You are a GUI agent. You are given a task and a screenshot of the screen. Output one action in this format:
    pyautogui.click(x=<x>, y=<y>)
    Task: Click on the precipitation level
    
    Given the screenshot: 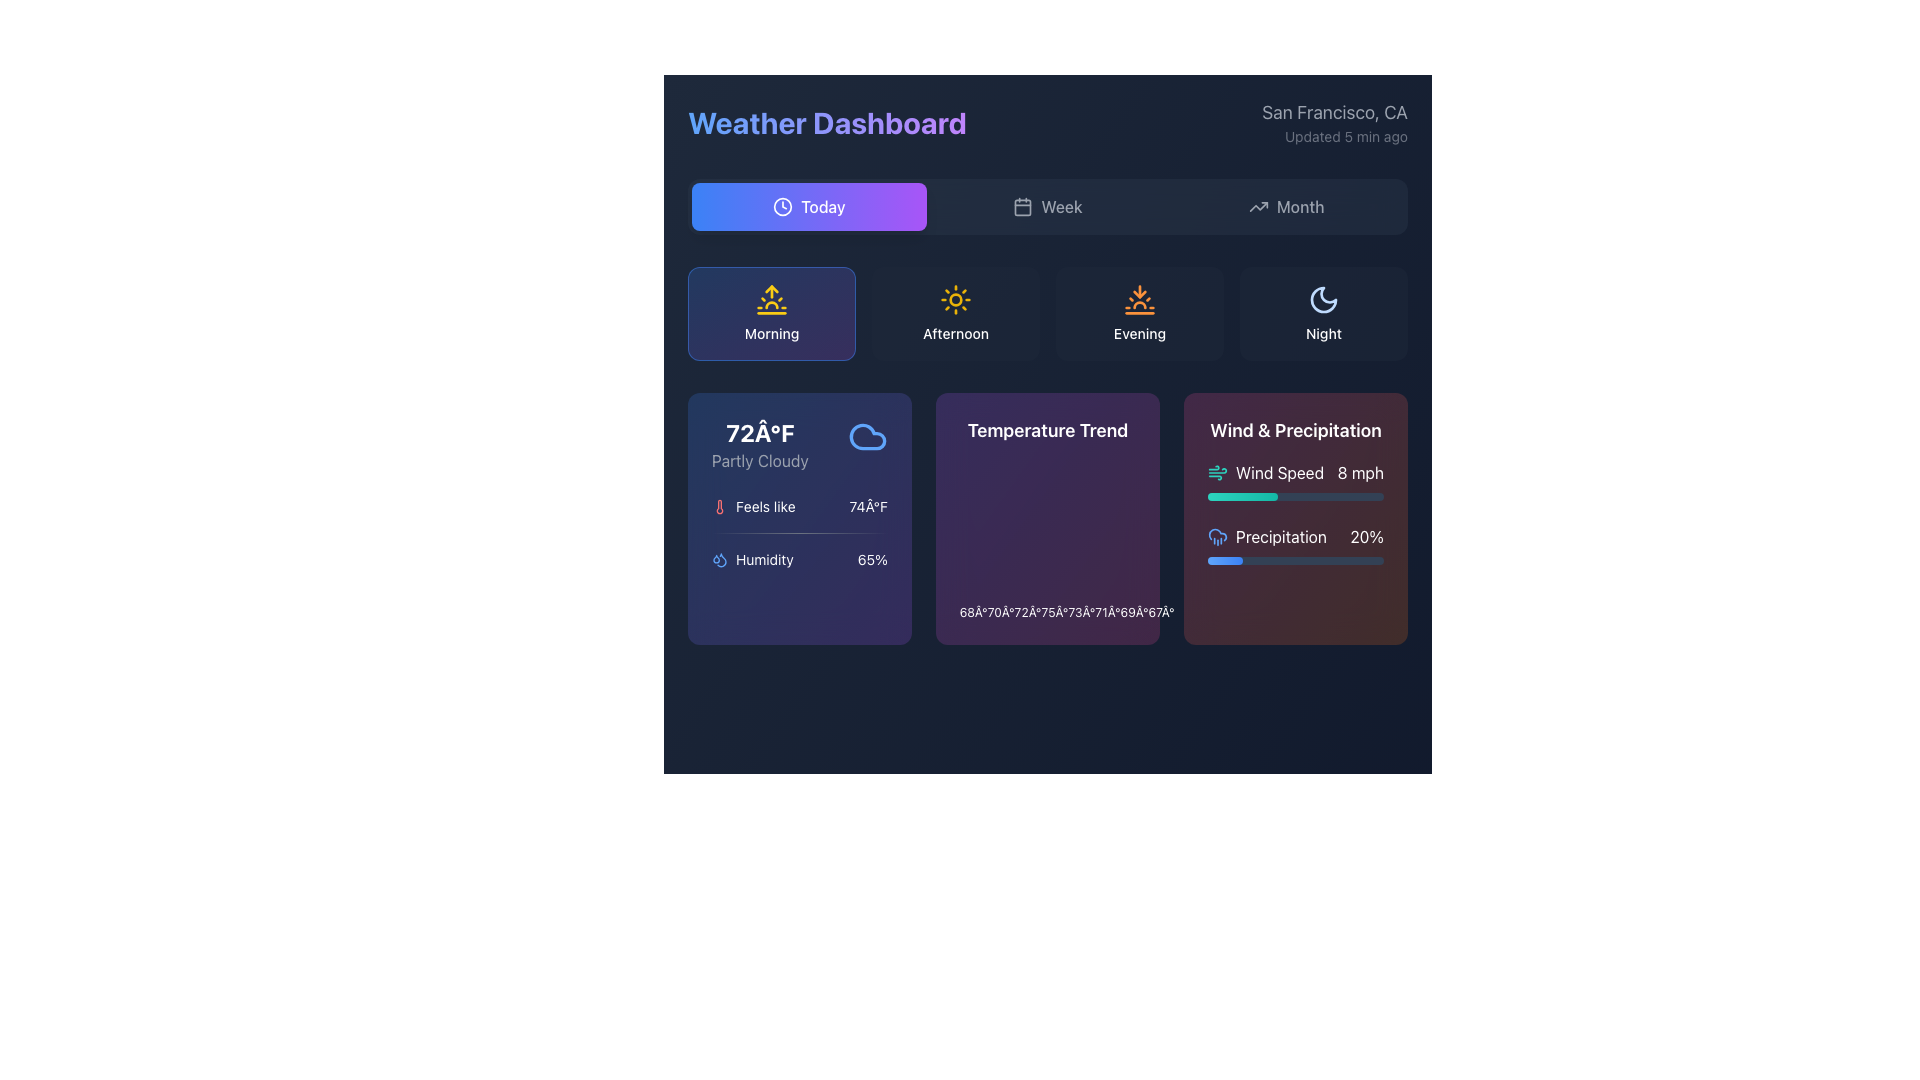 What is the action you would take?
    pyautogui.click(x=1221, y=496)
    